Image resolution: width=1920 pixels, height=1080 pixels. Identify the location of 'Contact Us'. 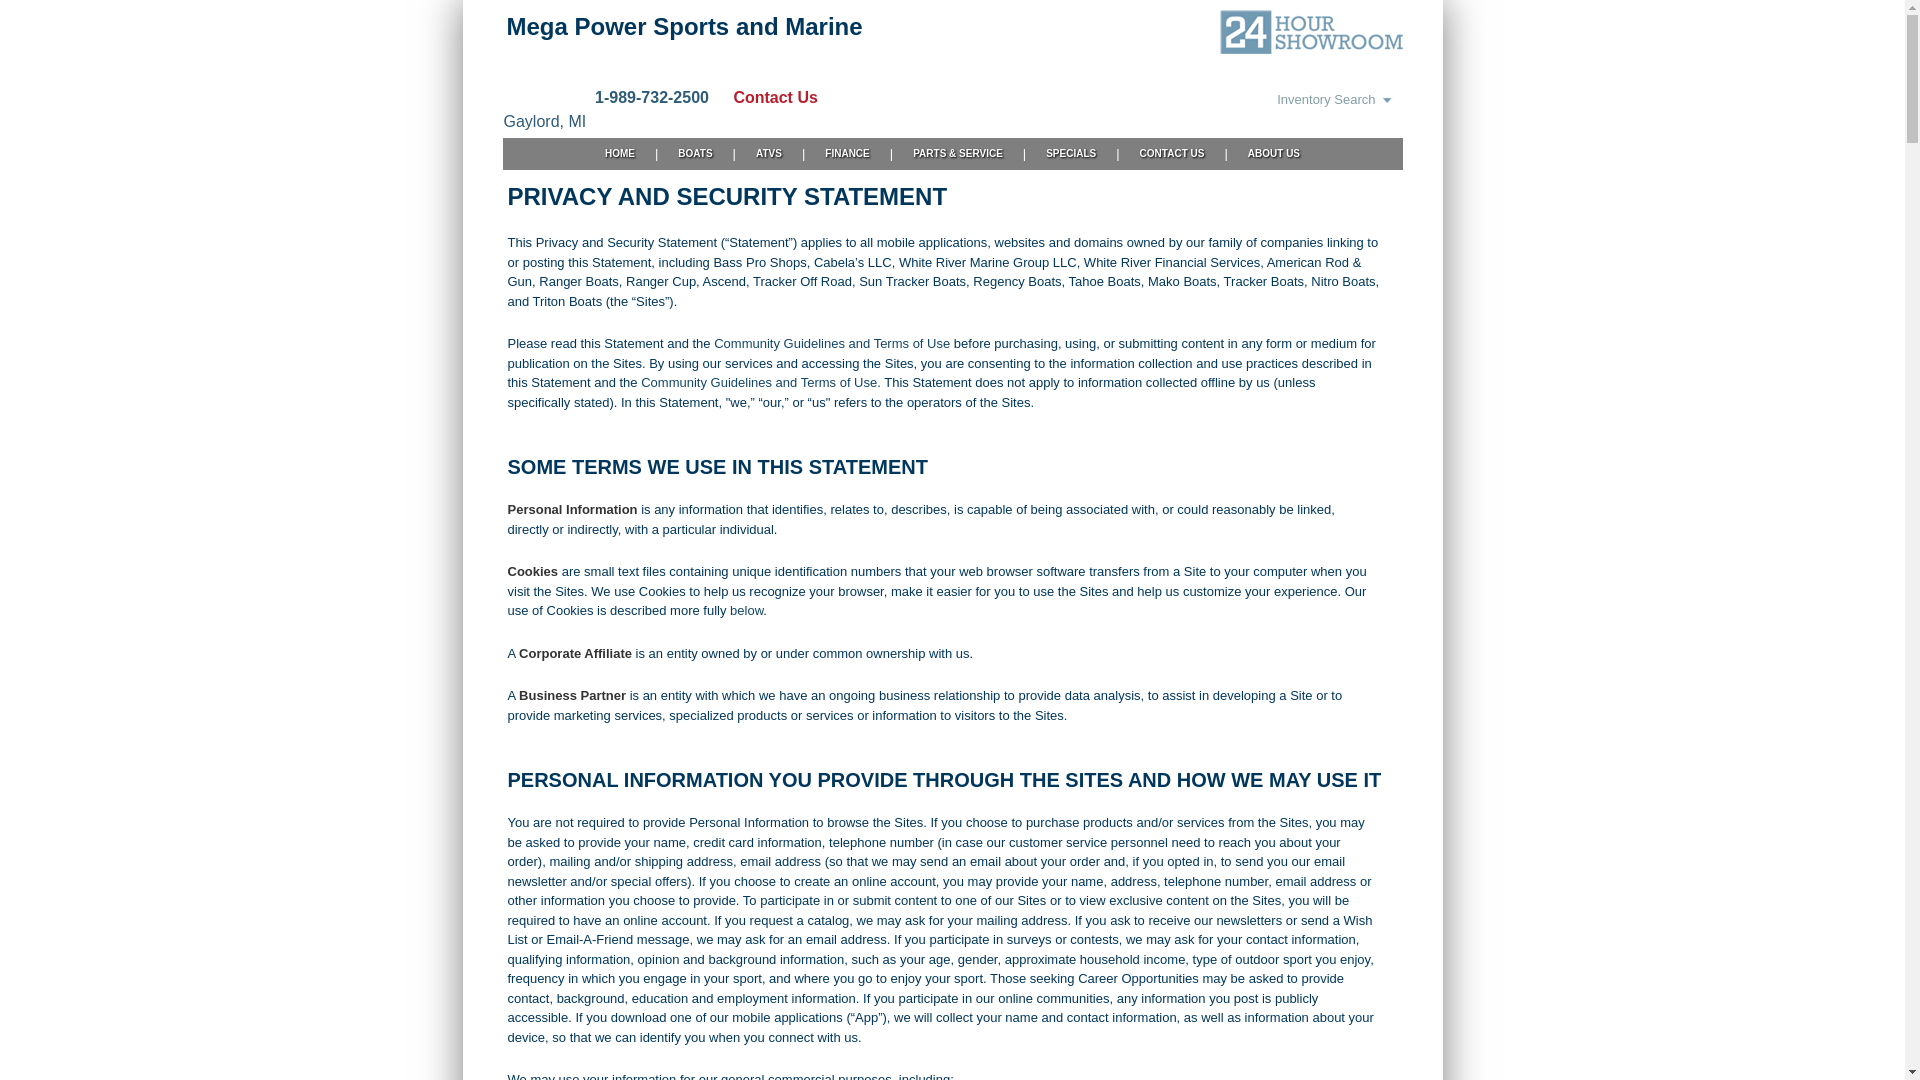
(763, 97).